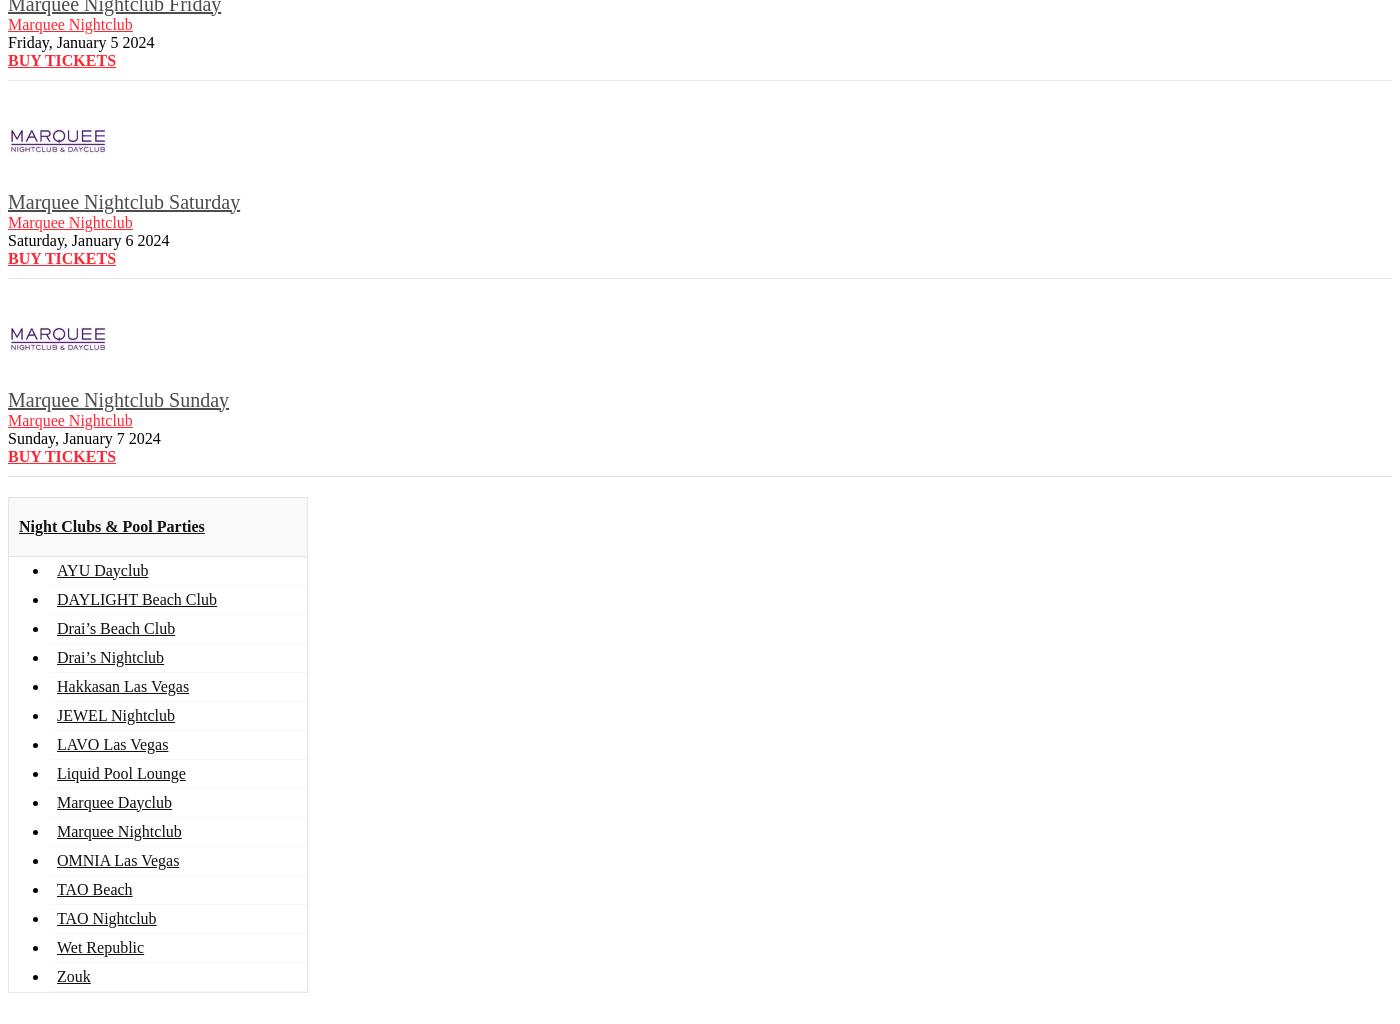 This screenshot has width=1400, height=1024. Describe the element at coordinates (123, 201) in the screenshot. I see `'Marquee Nightclub Saturday'` at that location.